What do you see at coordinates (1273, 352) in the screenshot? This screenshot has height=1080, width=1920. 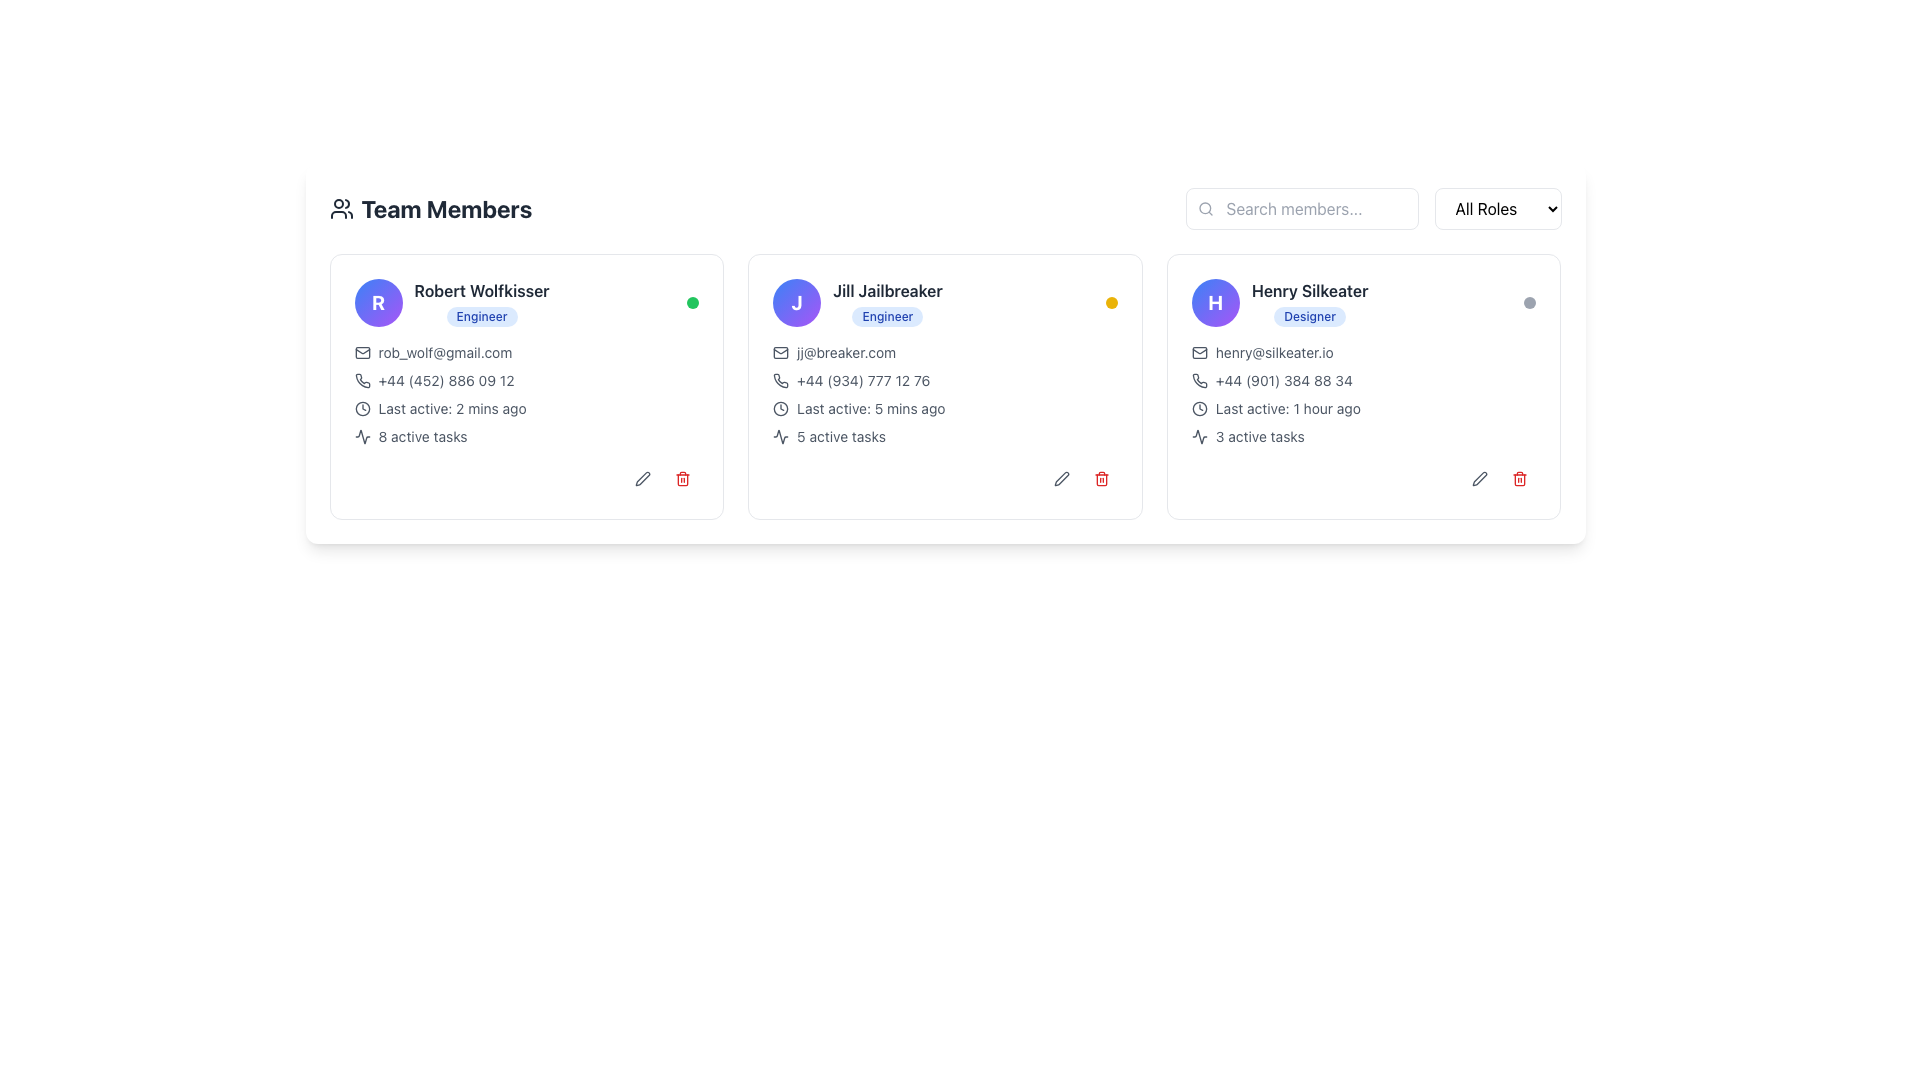 I see `the clickable text link displaying the email address 'henry@silkeater.io'` at bounding box center [1273, 352].